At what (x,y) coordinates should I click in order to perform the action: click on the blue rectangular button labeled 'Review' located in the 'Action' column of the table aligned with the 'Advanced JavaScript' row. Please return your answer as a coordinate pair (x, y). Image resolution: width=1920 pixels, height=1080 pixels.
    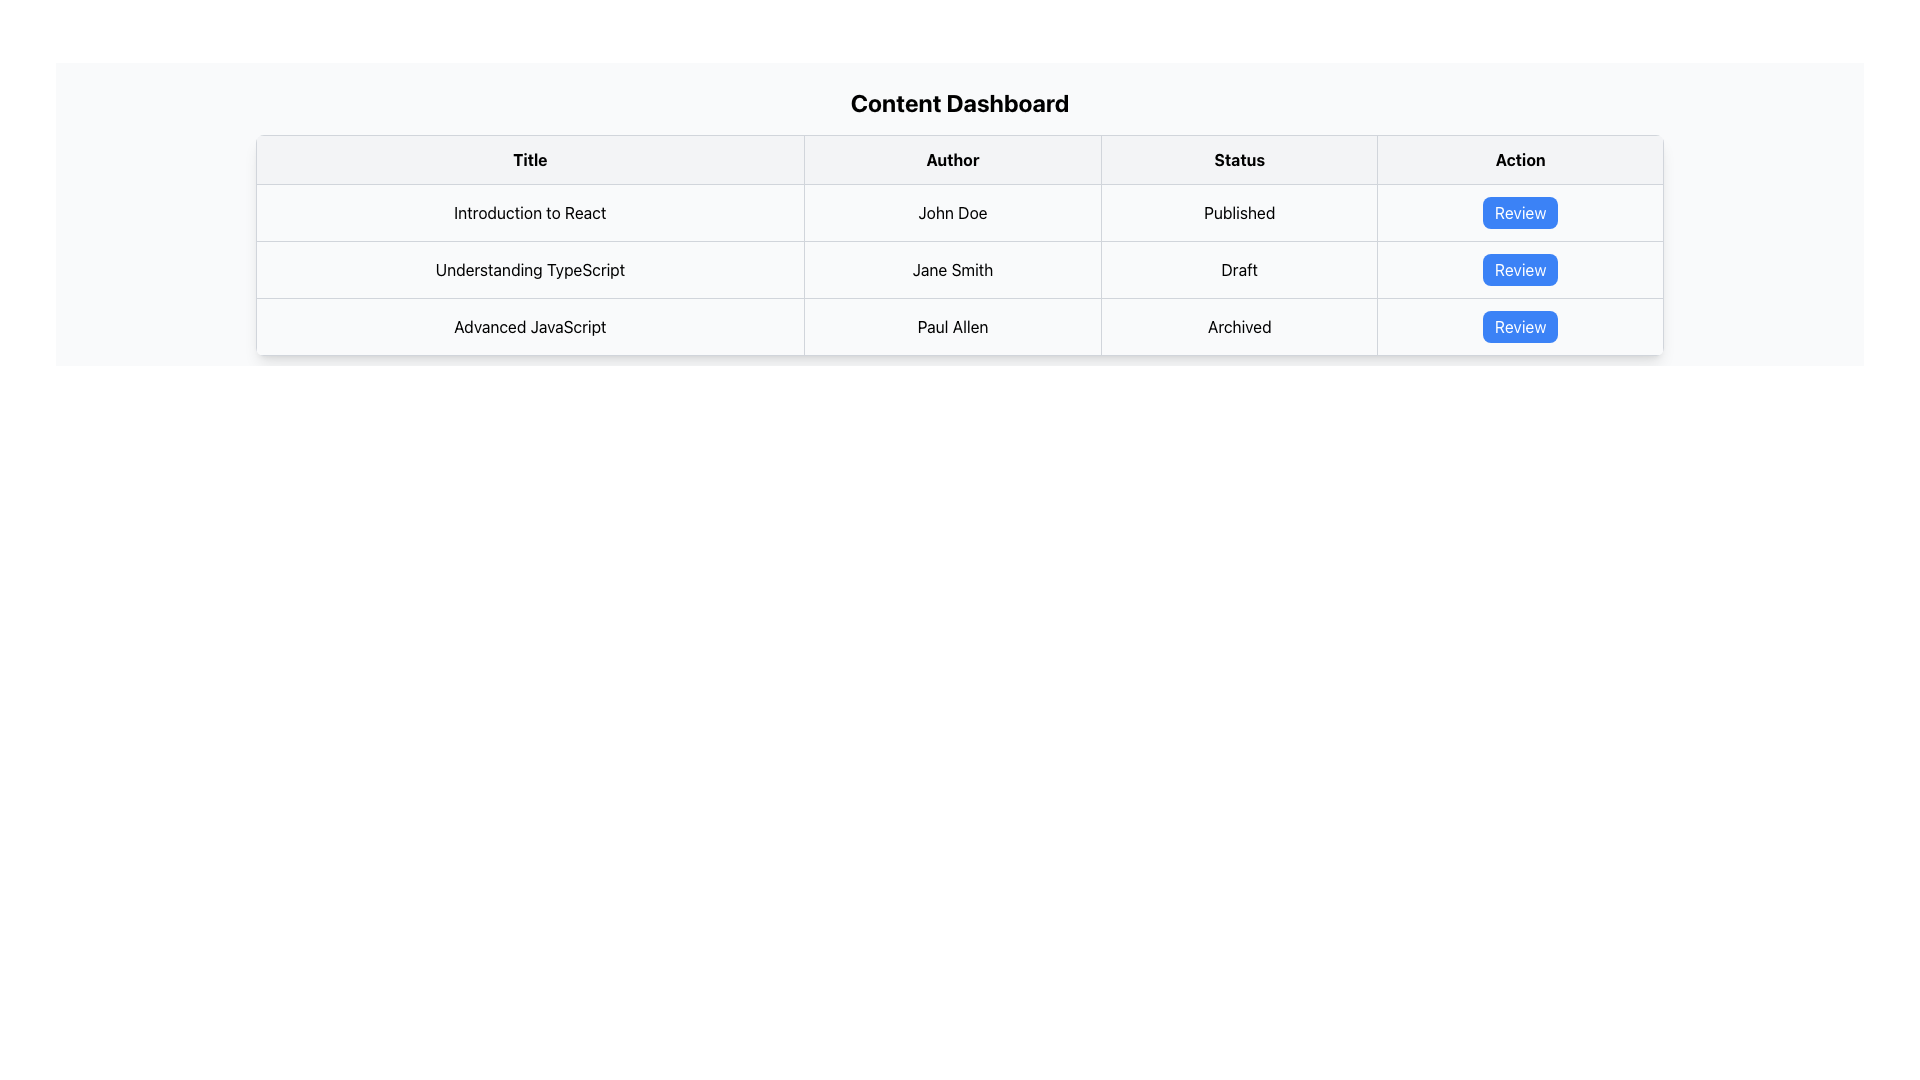
    Looking at the image, I should click on (1520, 326).